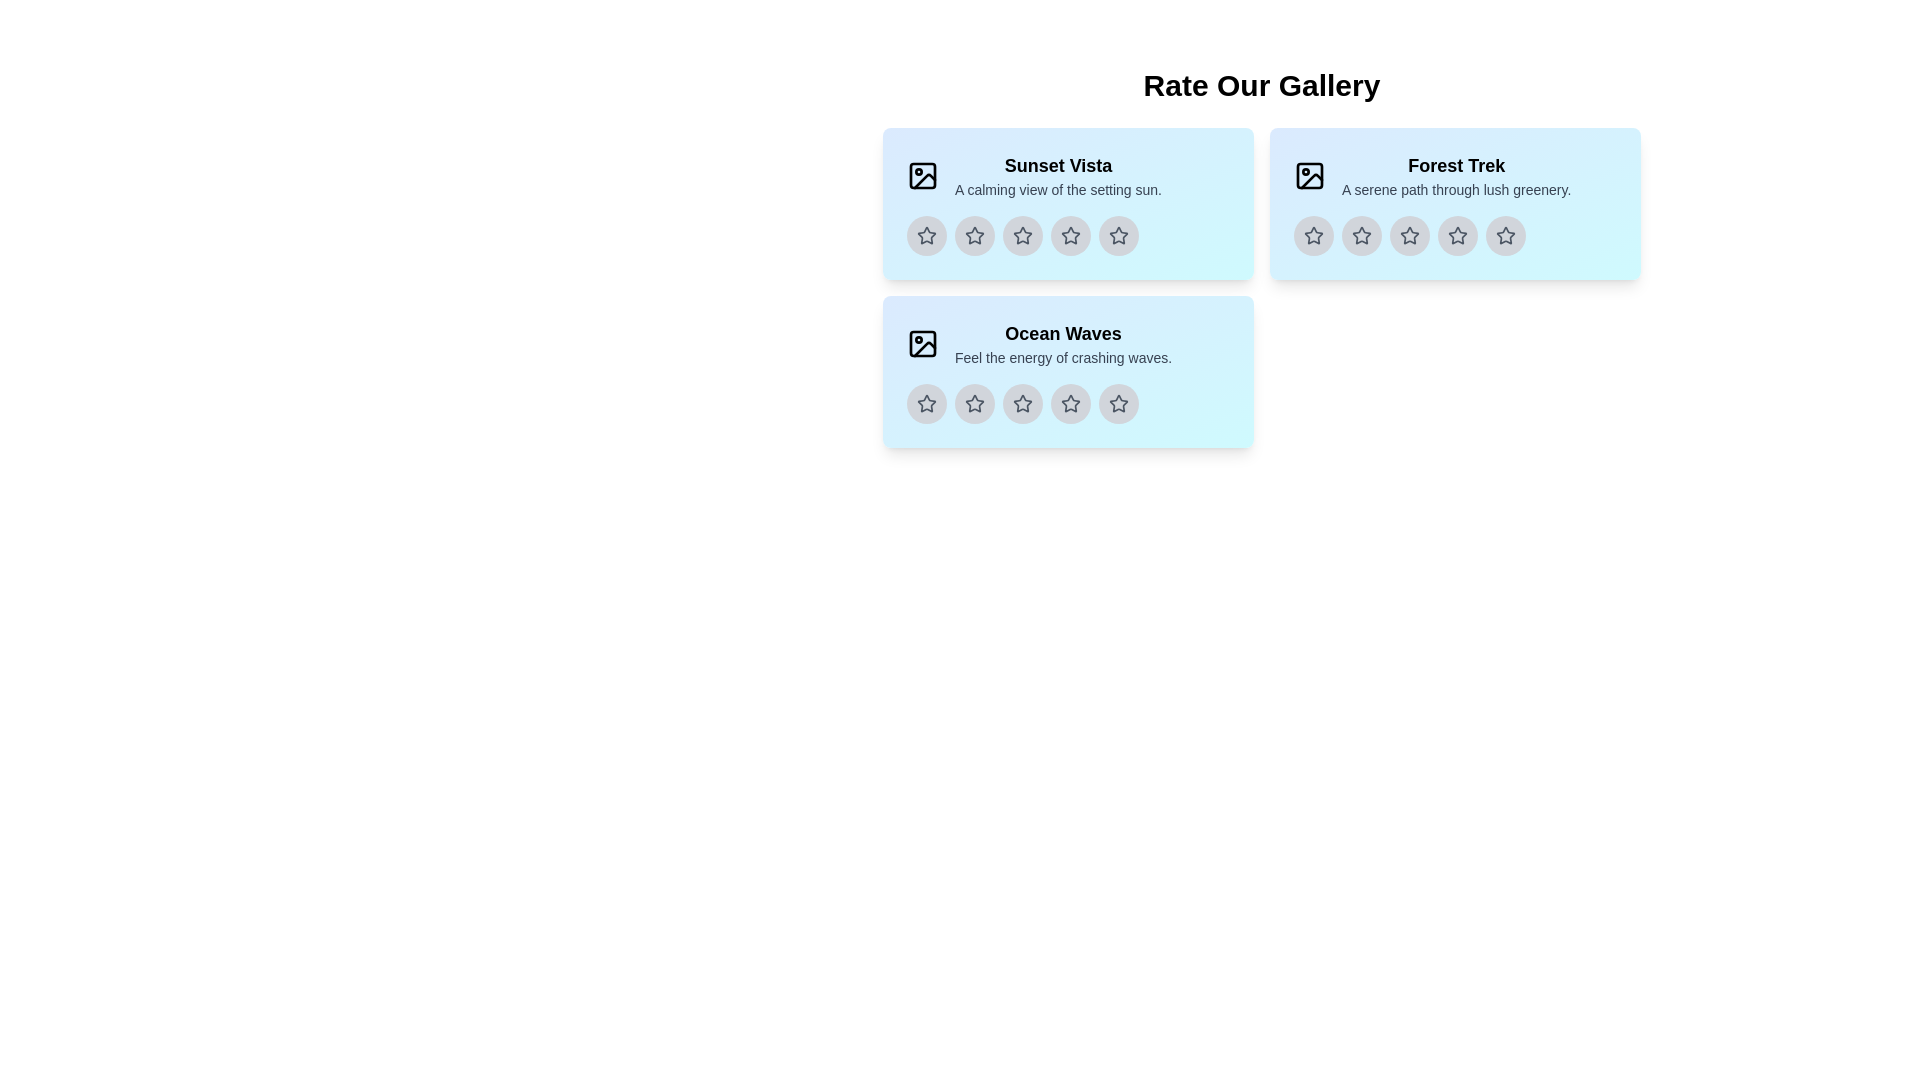  What do you see at coordinates (974, 404) in the screenshot?
I see `the circular button with a gray background and a star icon in the second row, first card ('Ocean Waves')` at bounding box center [974, 404].